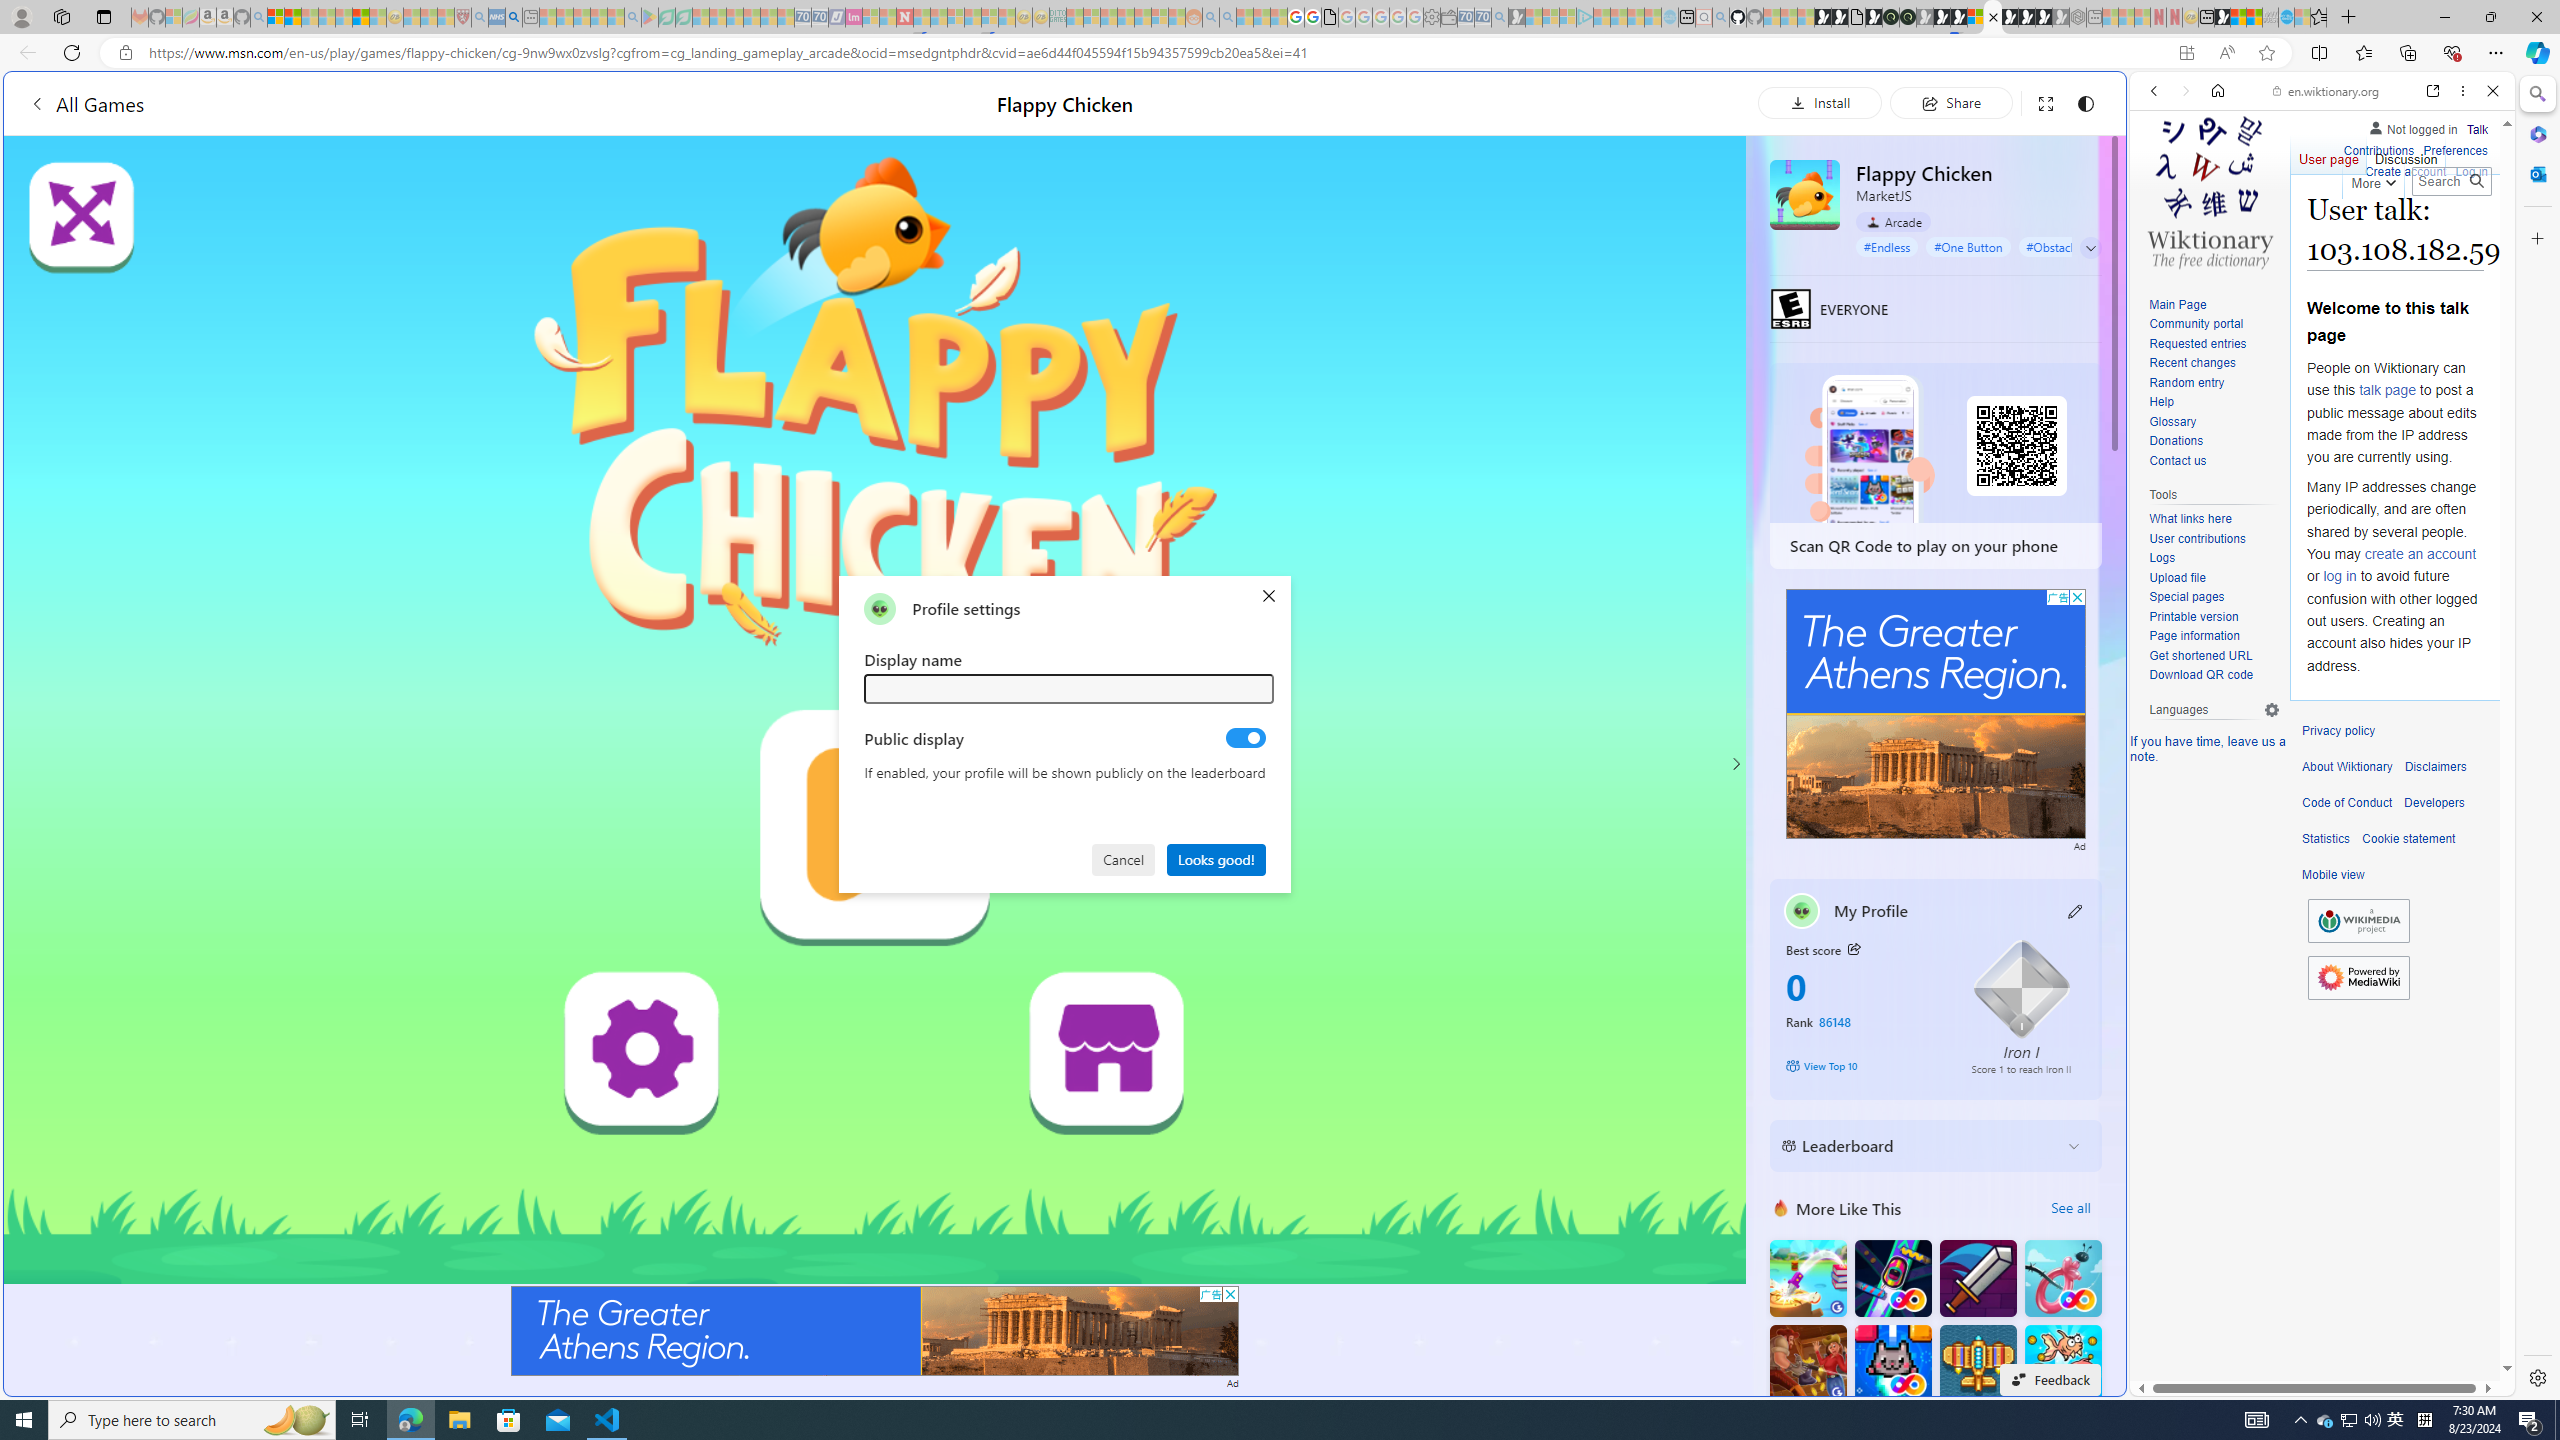 The image size is (2560, 1440). What do you see at coordinates (2372, 179) in the screenshot?
I see `'More'` at bounding box center [2372, 179].